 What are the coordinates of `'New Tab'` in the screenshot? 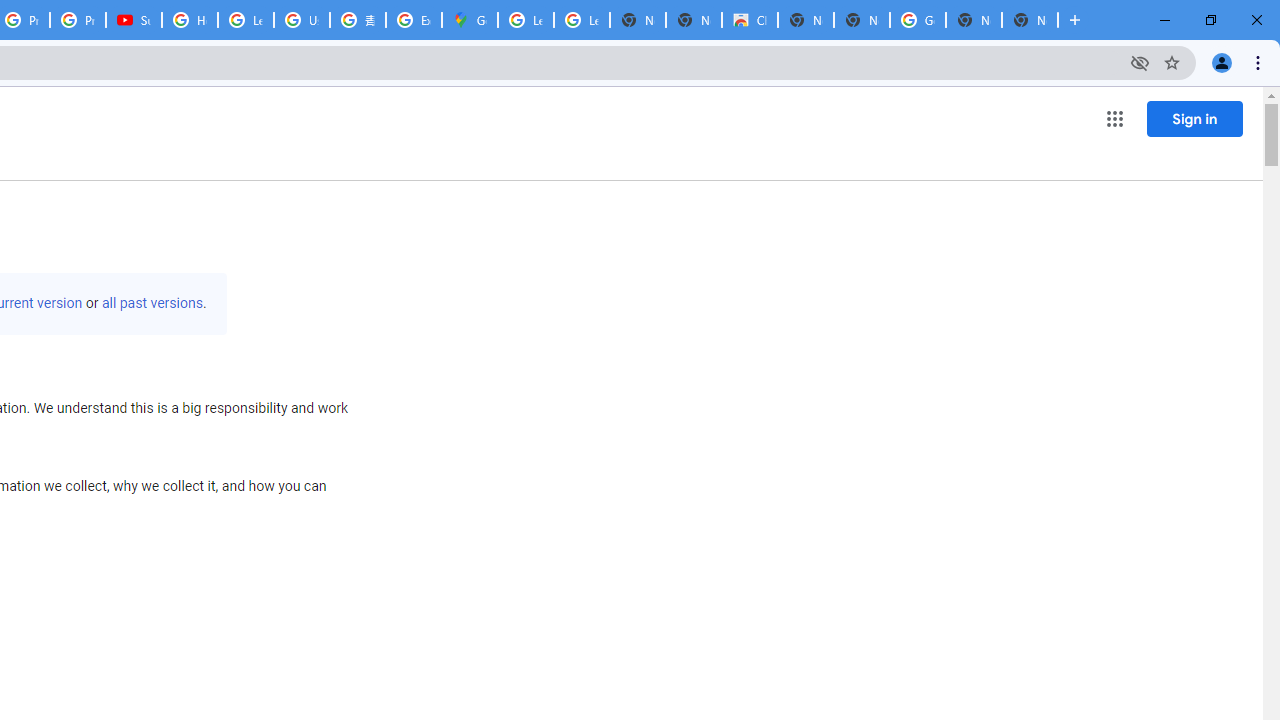 It's located at (1030, 20).